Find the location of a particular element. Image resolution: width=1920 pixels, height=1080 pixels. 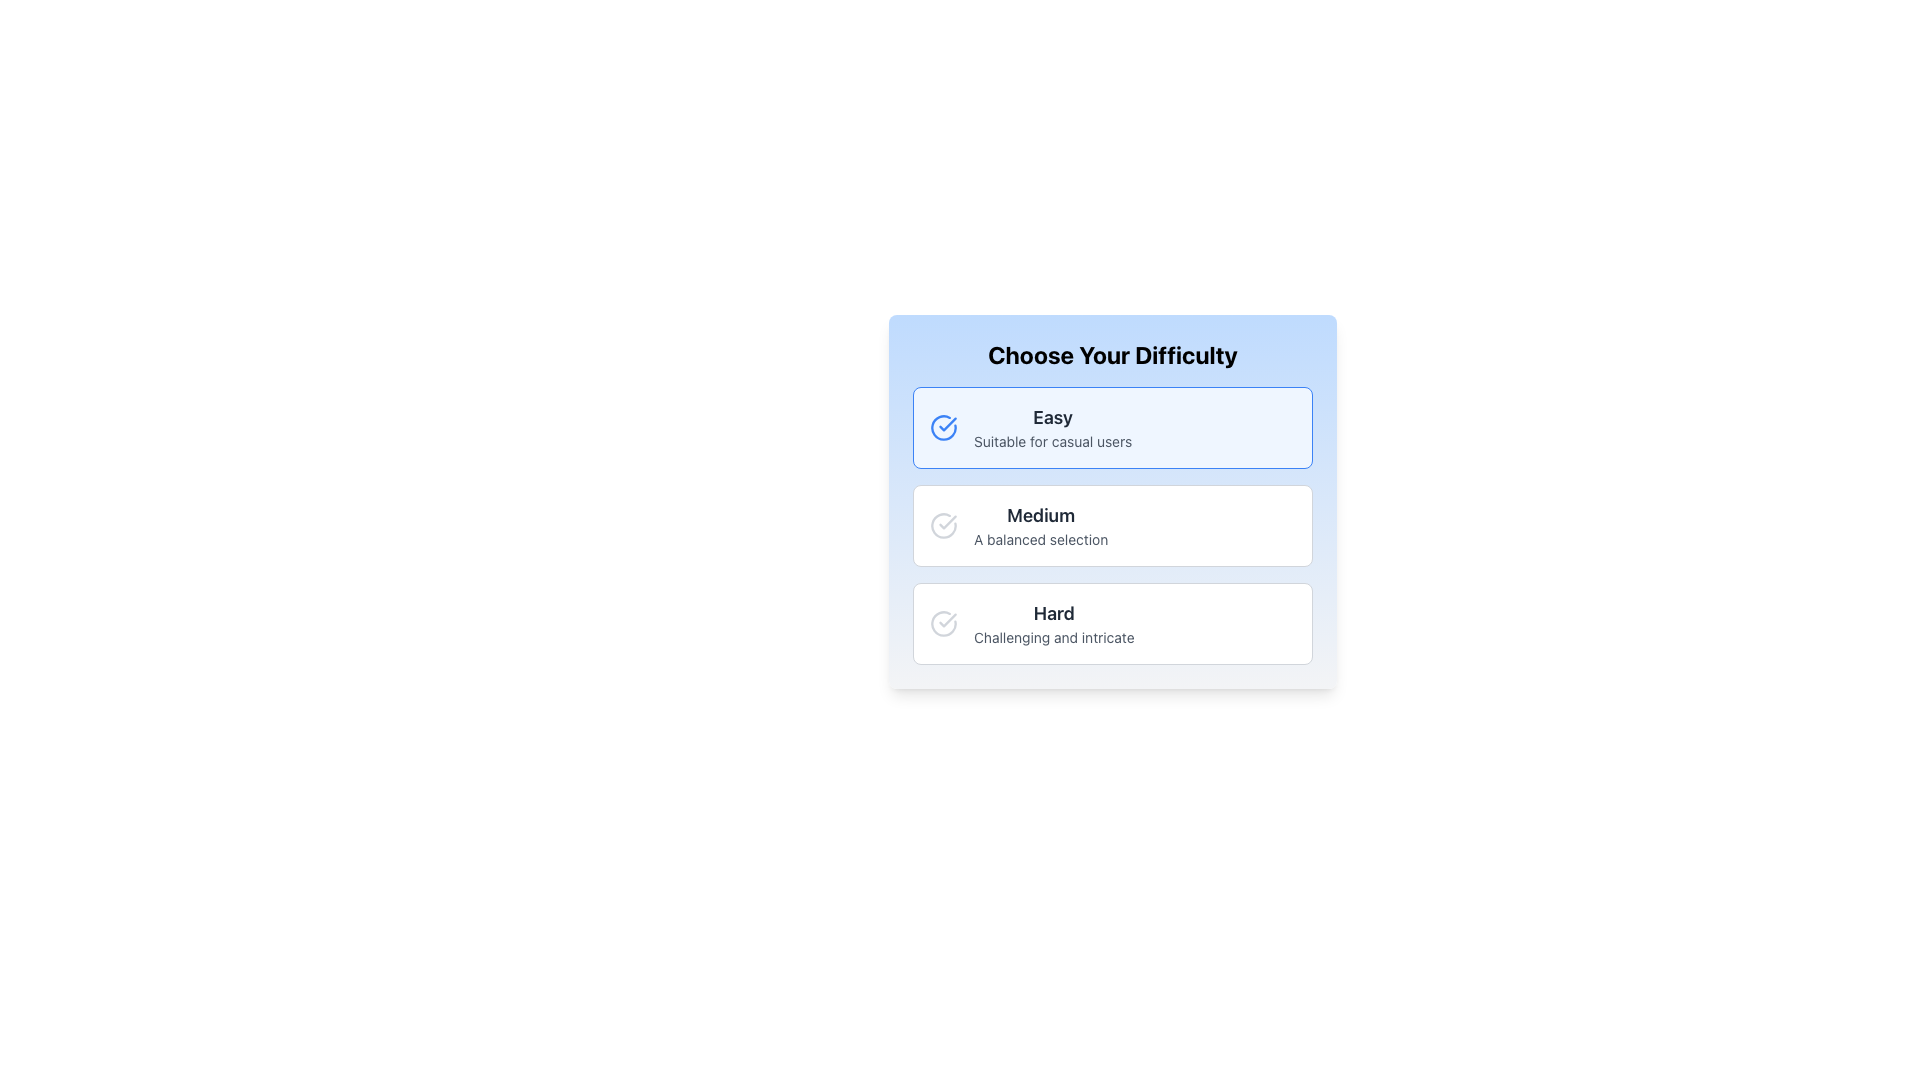

the selectable item labeled 'Medium' which has a gray background, rounded corners, and is located between the 'Easy' and 'Hard' options is located at coordinates (1112, 500).